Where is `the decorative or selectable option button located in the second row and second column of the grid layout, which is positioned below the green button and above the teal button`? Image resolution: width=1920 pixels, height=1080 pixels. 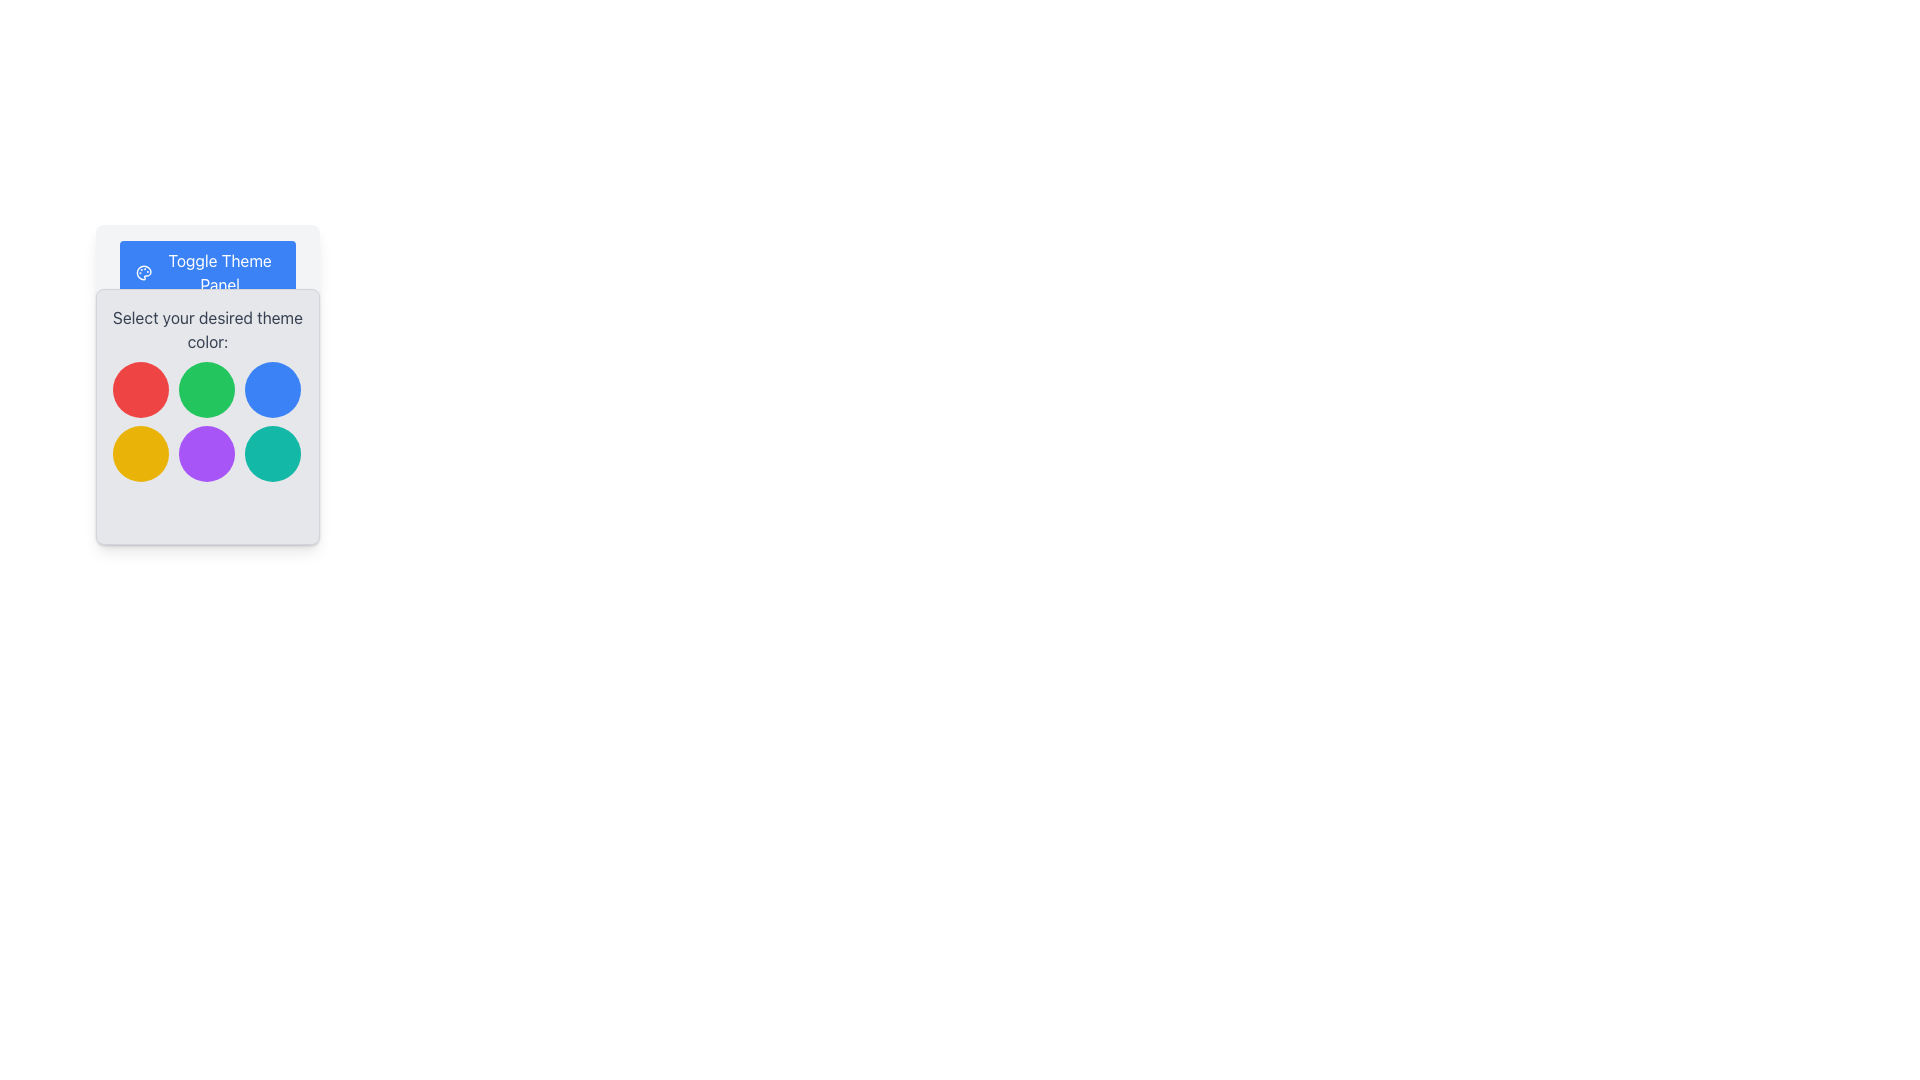
the decorative or selectable option button located in the second row and second column of the grid layout, which is positioned below the green button and above the teal button is located at coordinates (206, 454).